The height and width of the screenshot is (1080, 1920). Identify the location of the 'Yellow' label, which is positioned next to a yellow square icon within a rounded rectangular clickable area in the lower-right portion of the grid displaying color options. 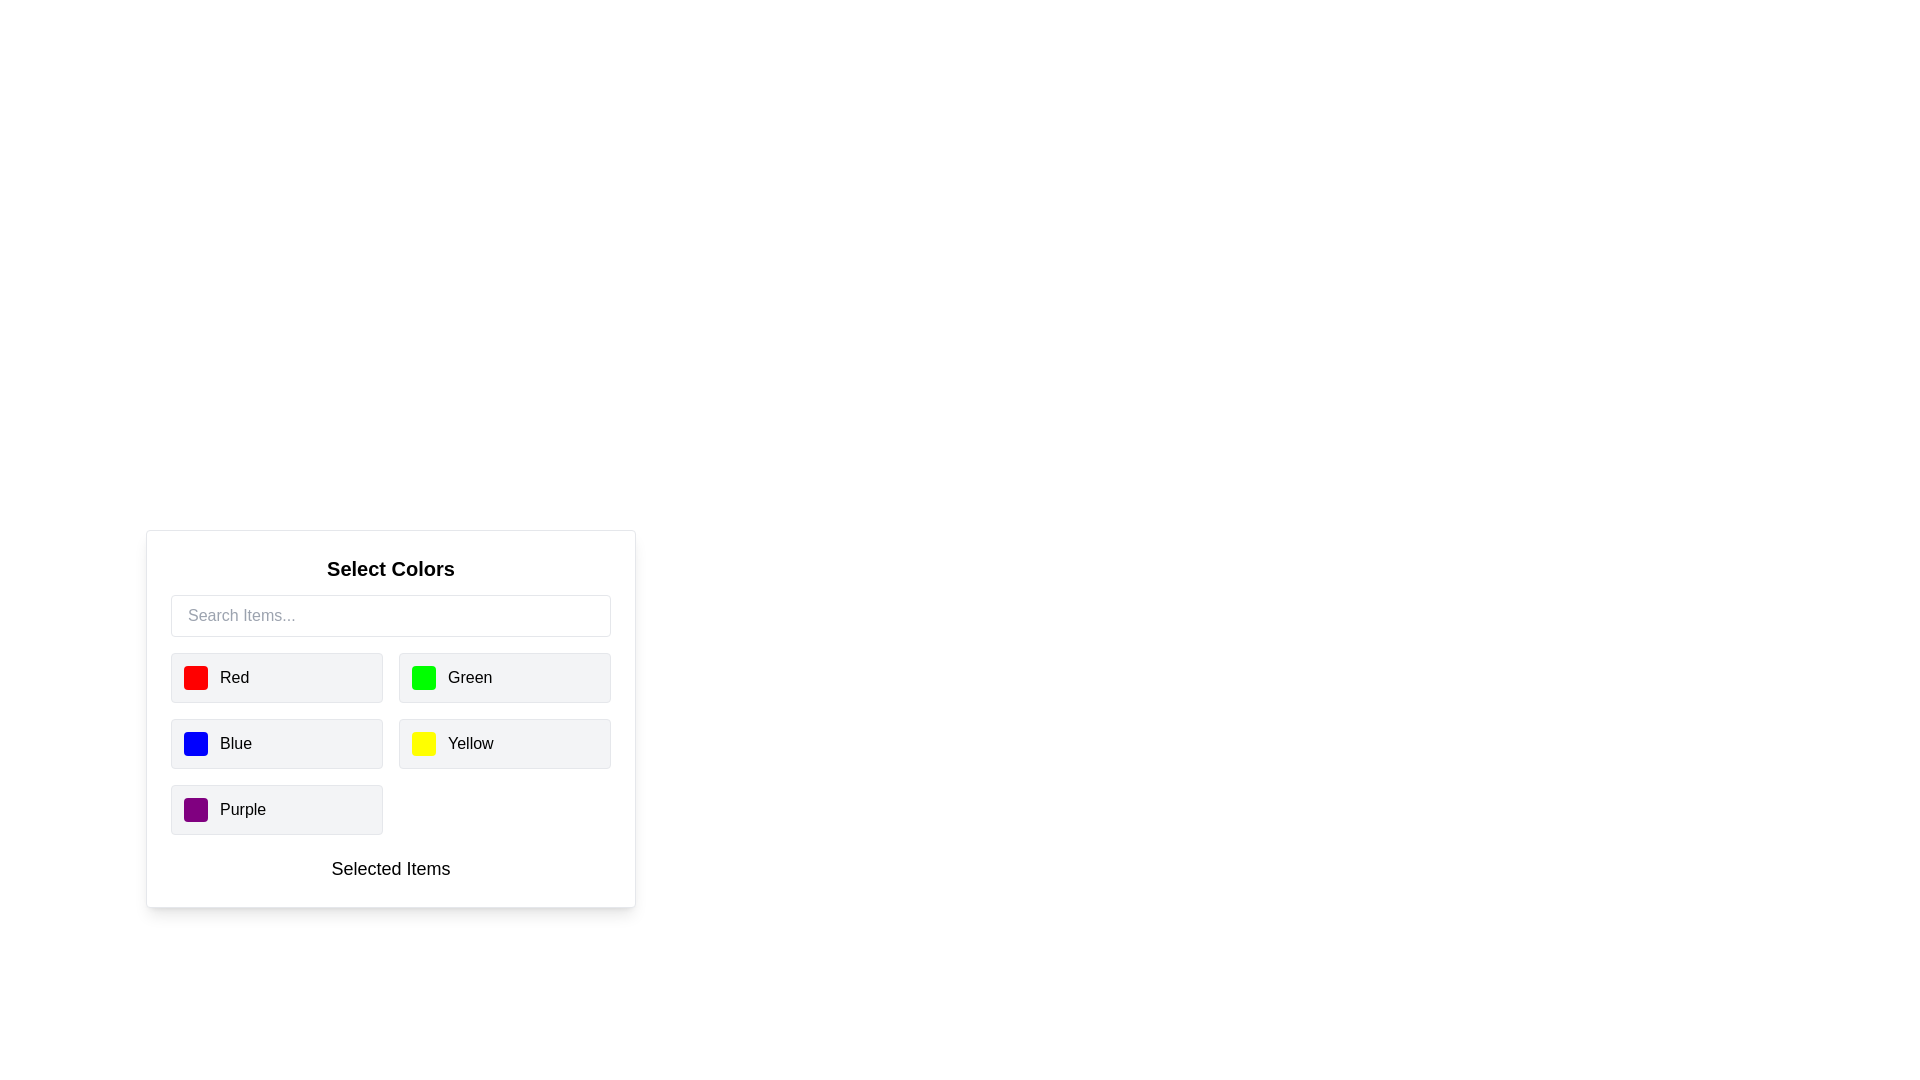
(469, 744).